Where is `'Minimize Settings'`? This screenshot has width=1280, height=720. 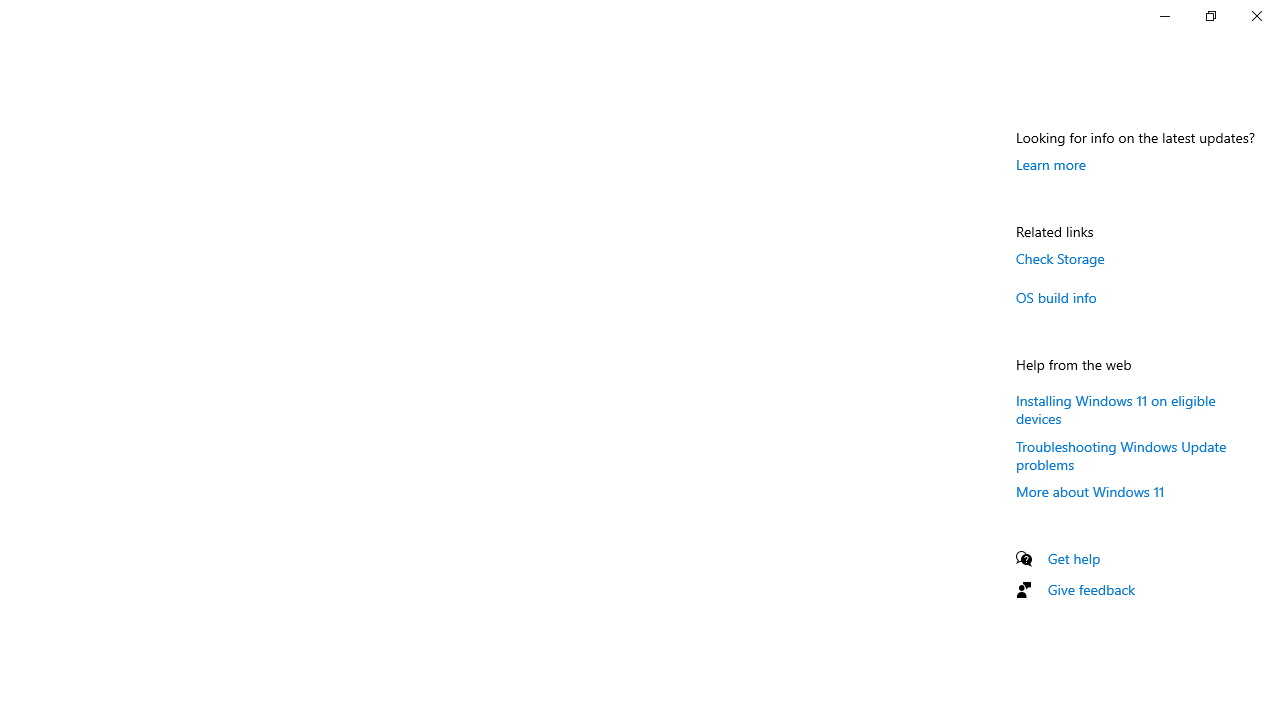
'Minimize Settings' is located at coordinates (1164, 15).